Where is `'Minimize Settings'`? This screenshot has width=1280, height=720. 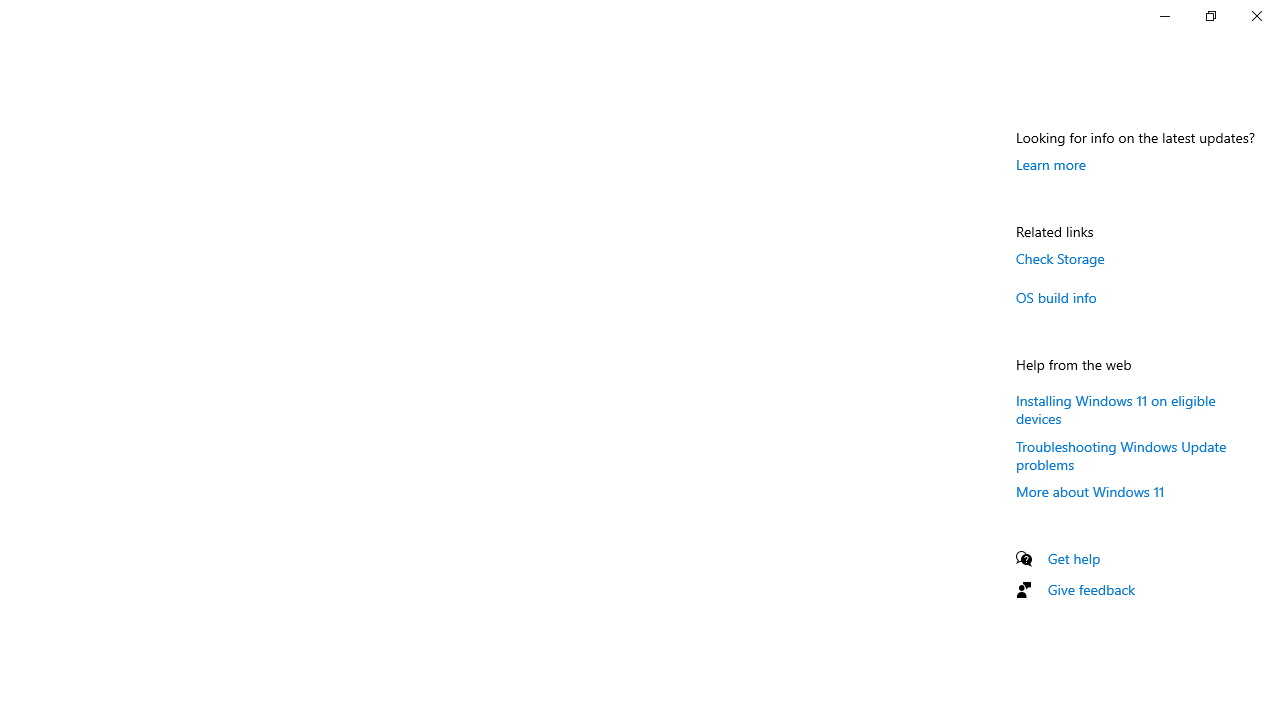
'Minimize Settings' is located at coordinates (1164, 15).